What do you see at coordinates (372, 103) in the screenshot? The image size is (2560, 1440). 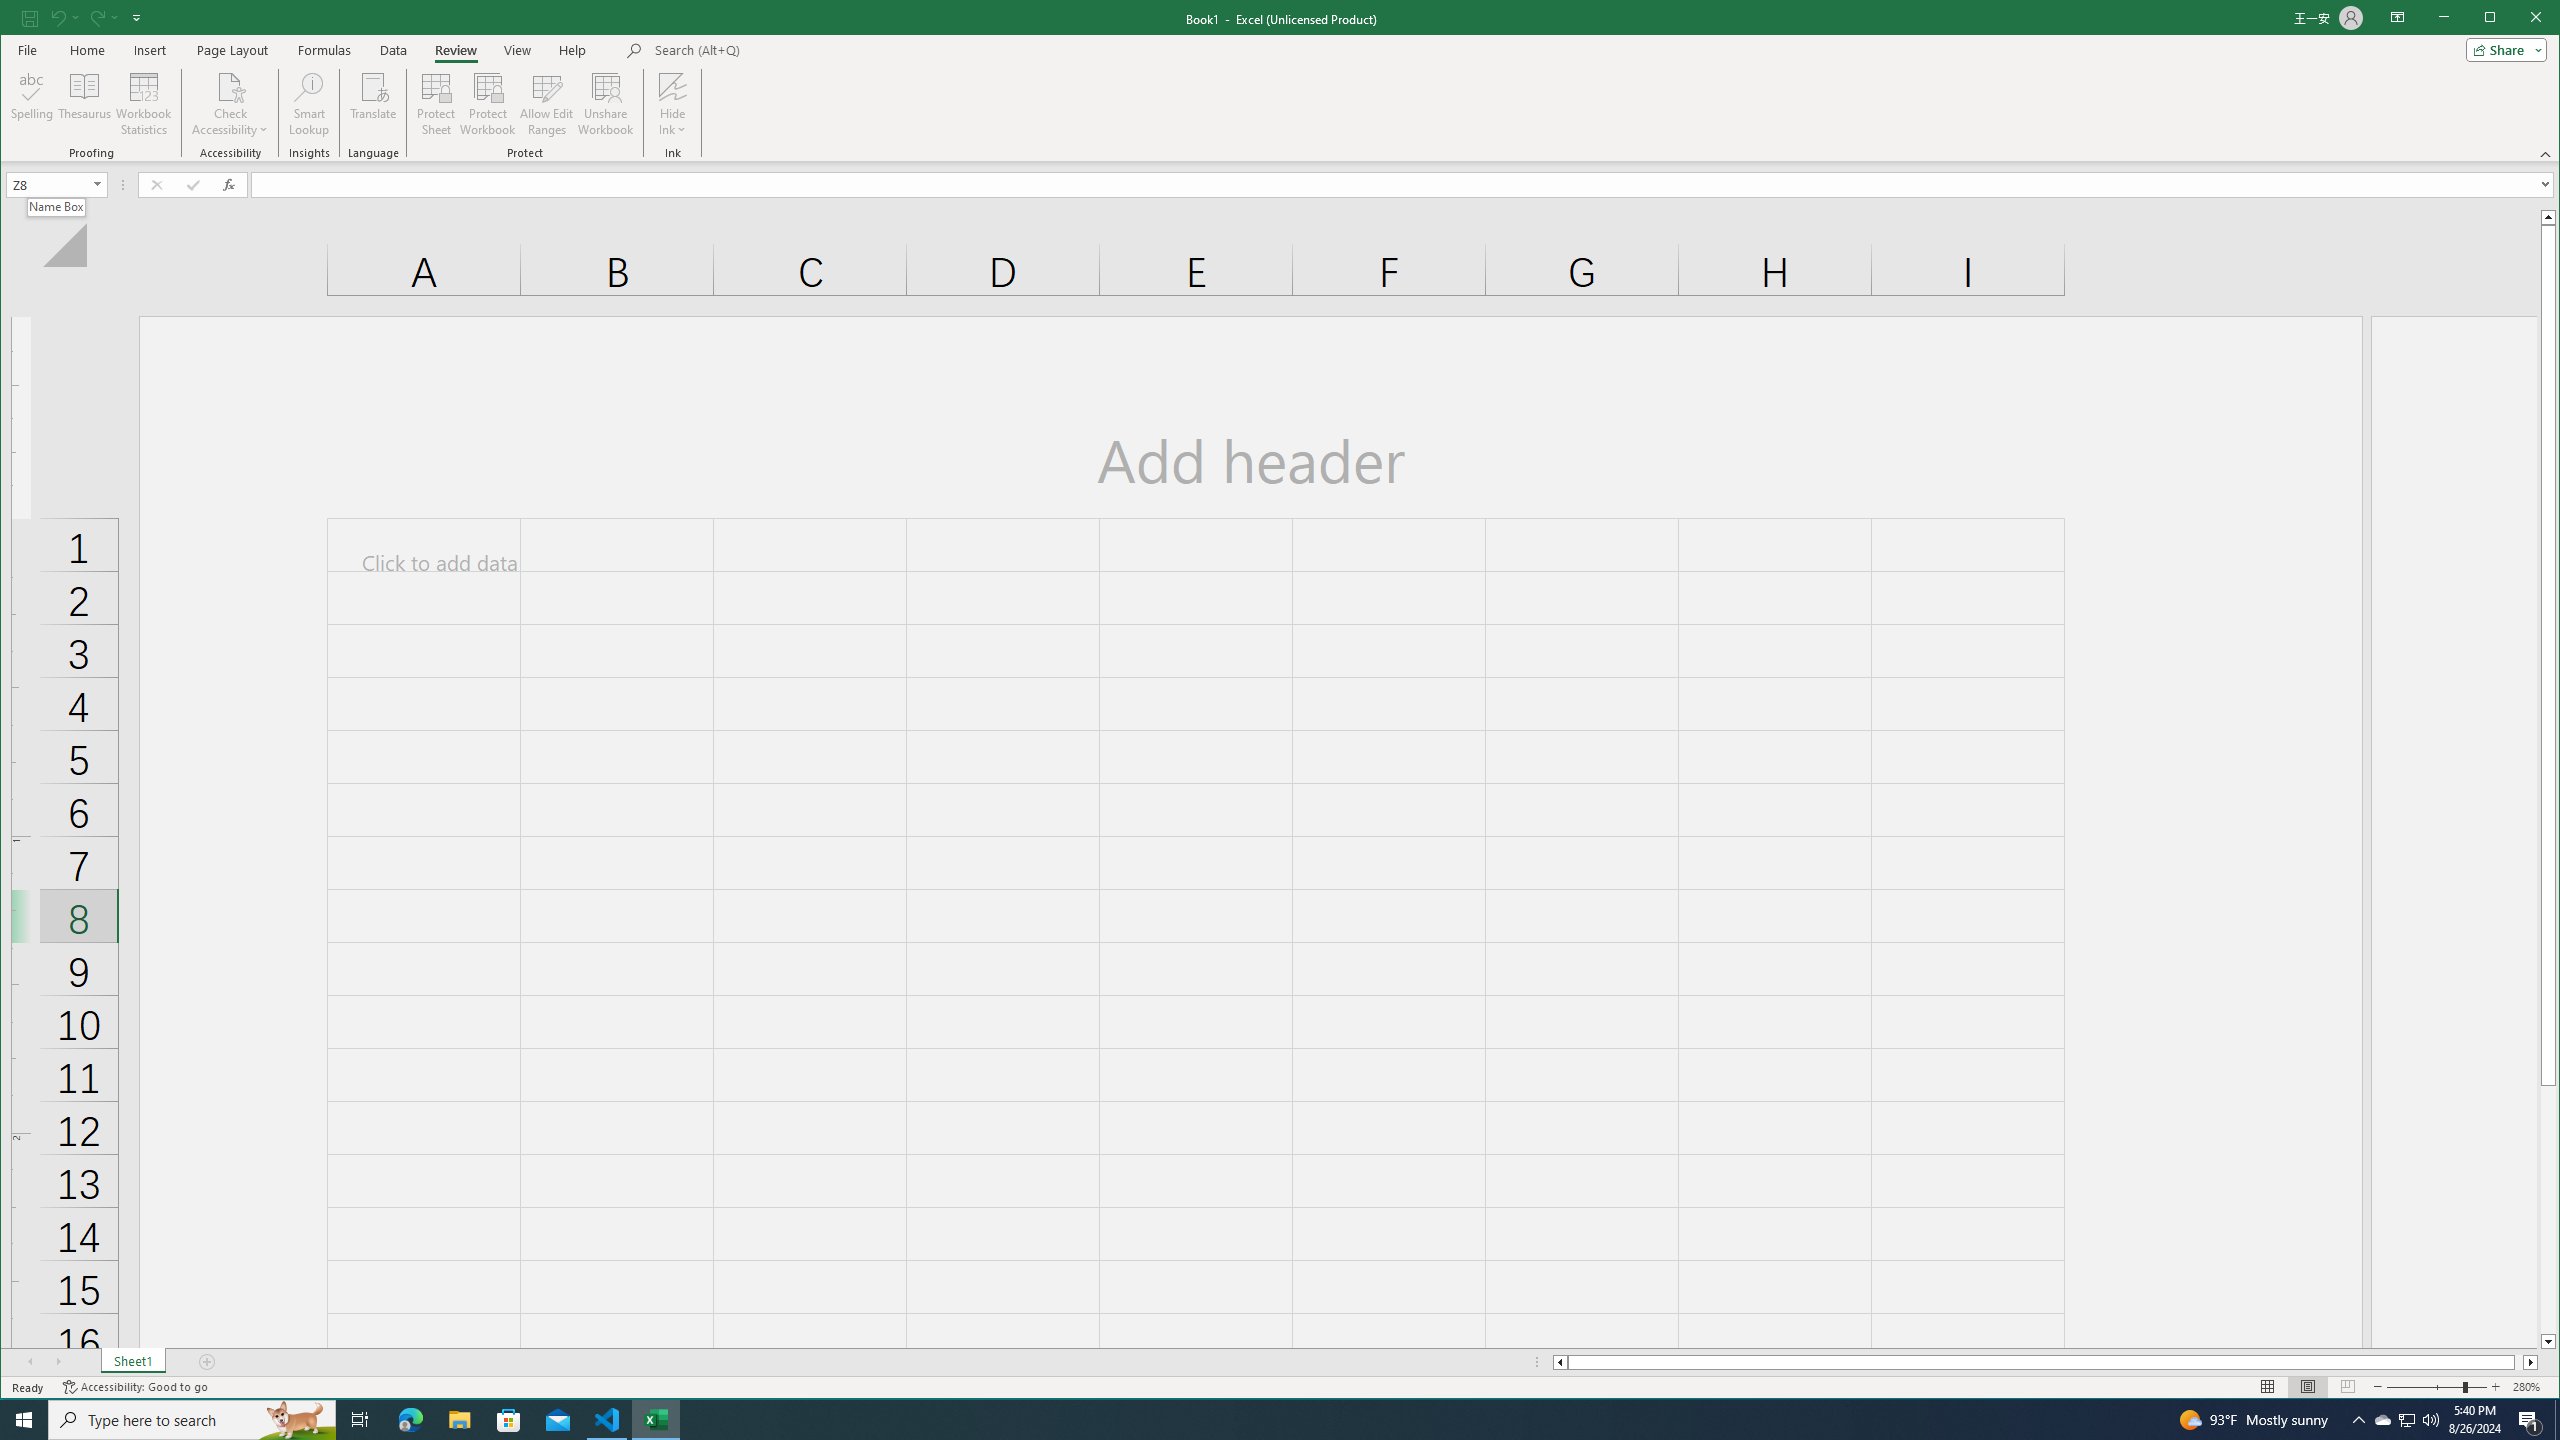 I see `'Translate'` at bounding box center [372, 103].